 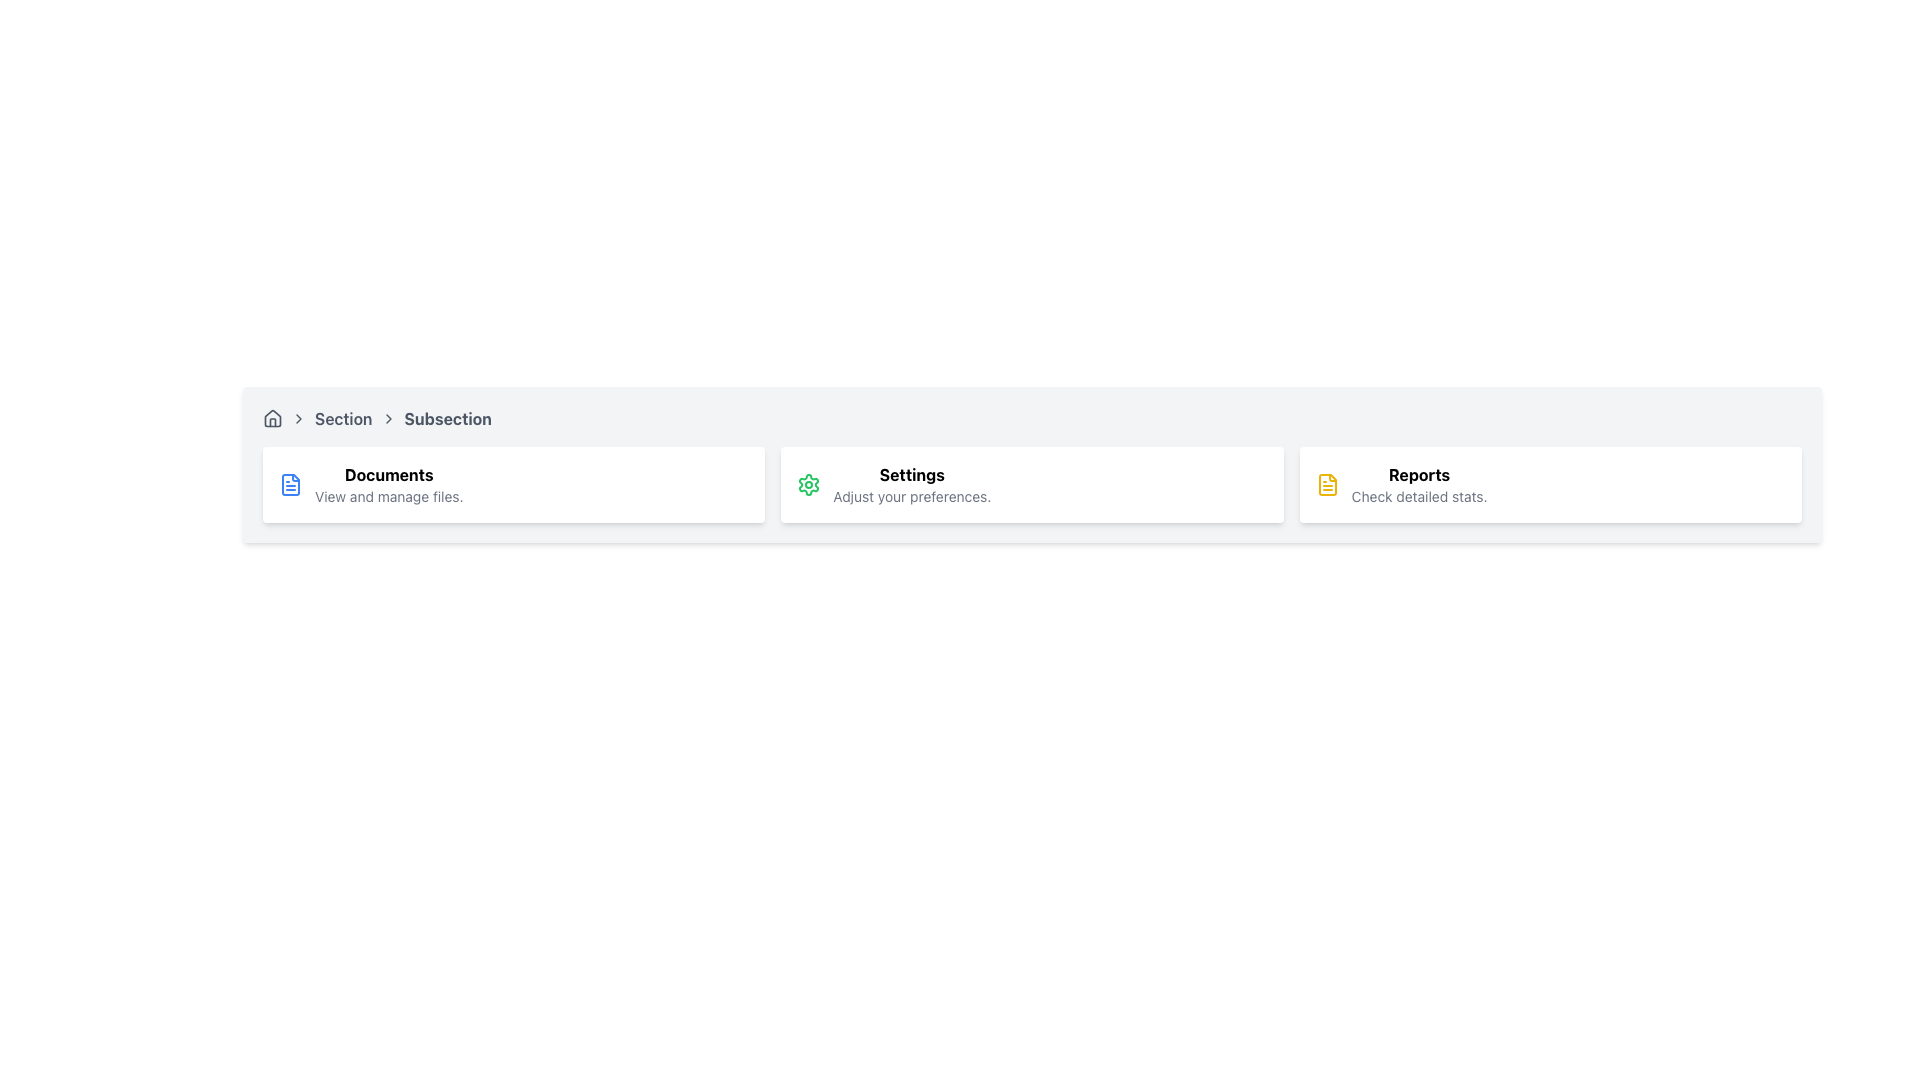 What do you see at coordinates (389, 496) in the screenshot?
I see `the informational text element located immediately below the 'Documents' header in the leftmost card of the interface` at bounding box center [389, 496].